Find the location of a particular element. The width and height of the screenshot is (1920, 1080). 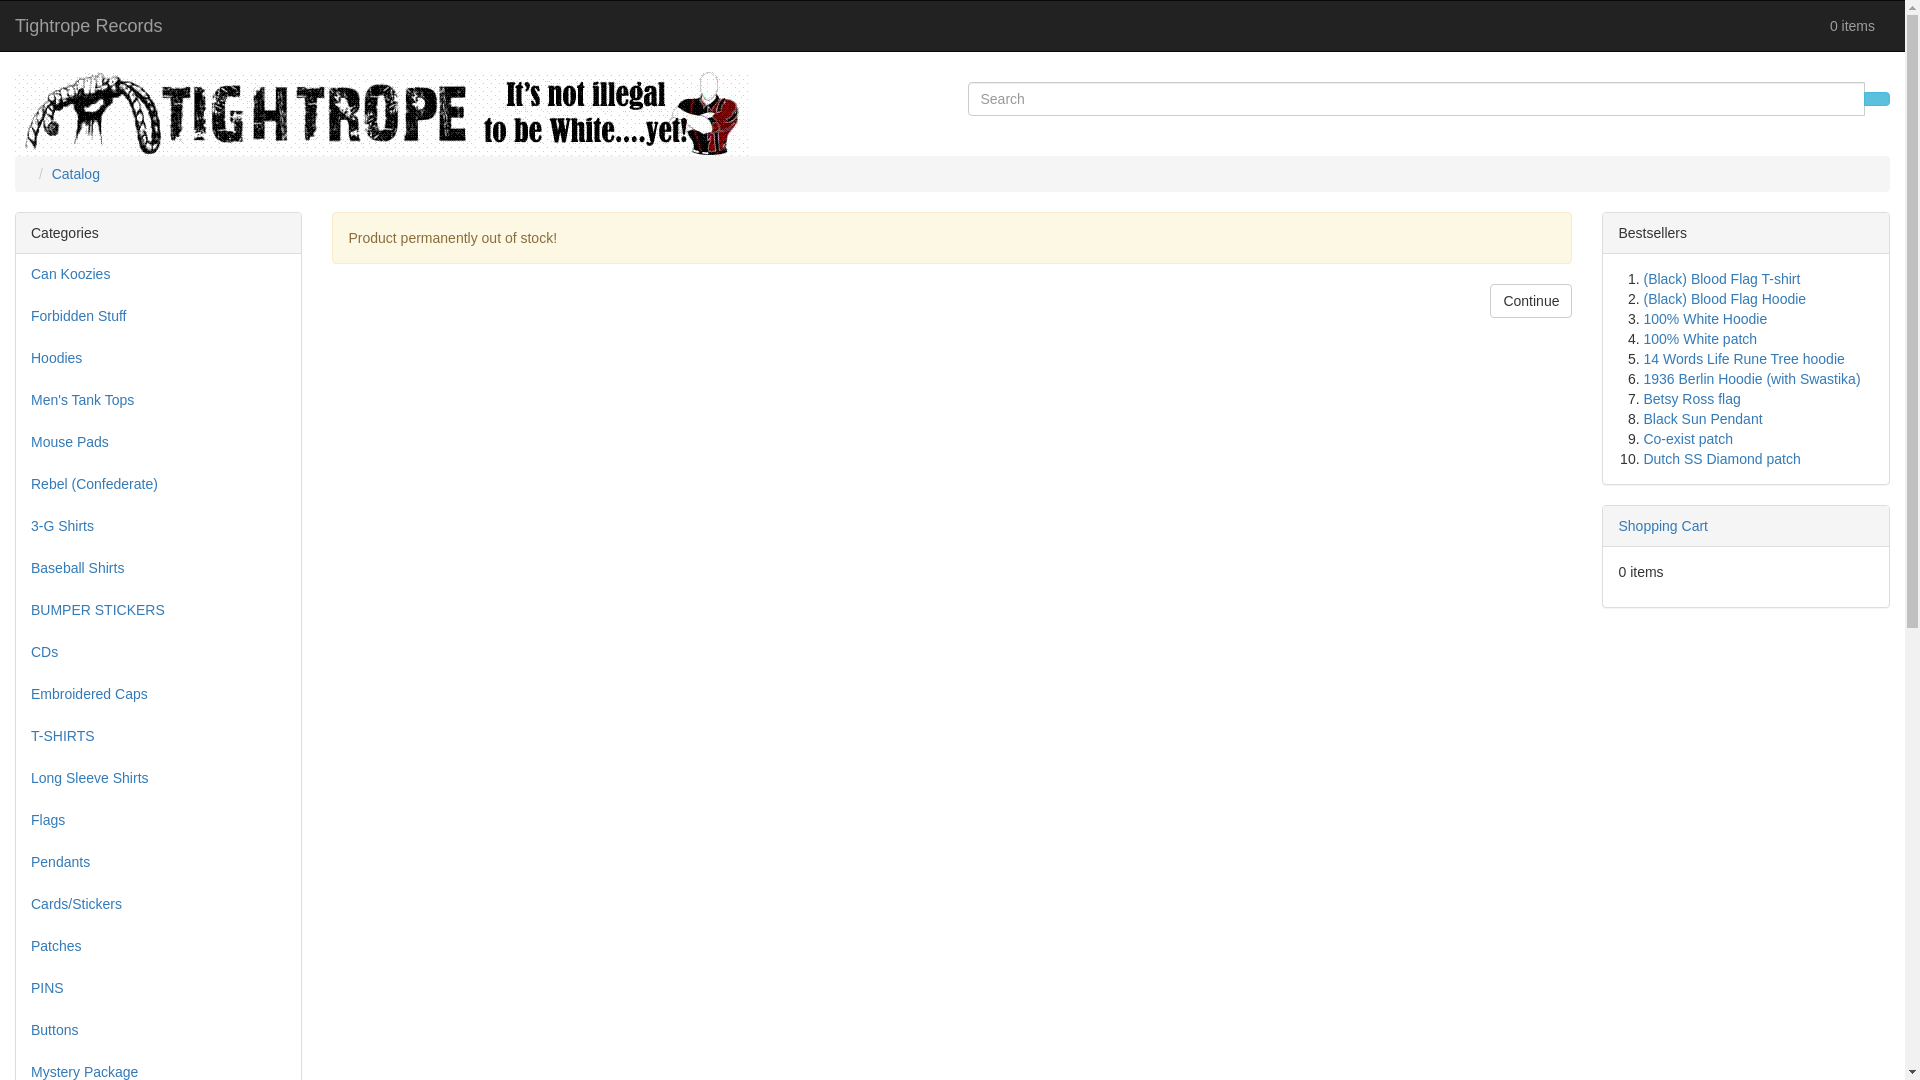

'Patches' is located at coordinates (157, 945).